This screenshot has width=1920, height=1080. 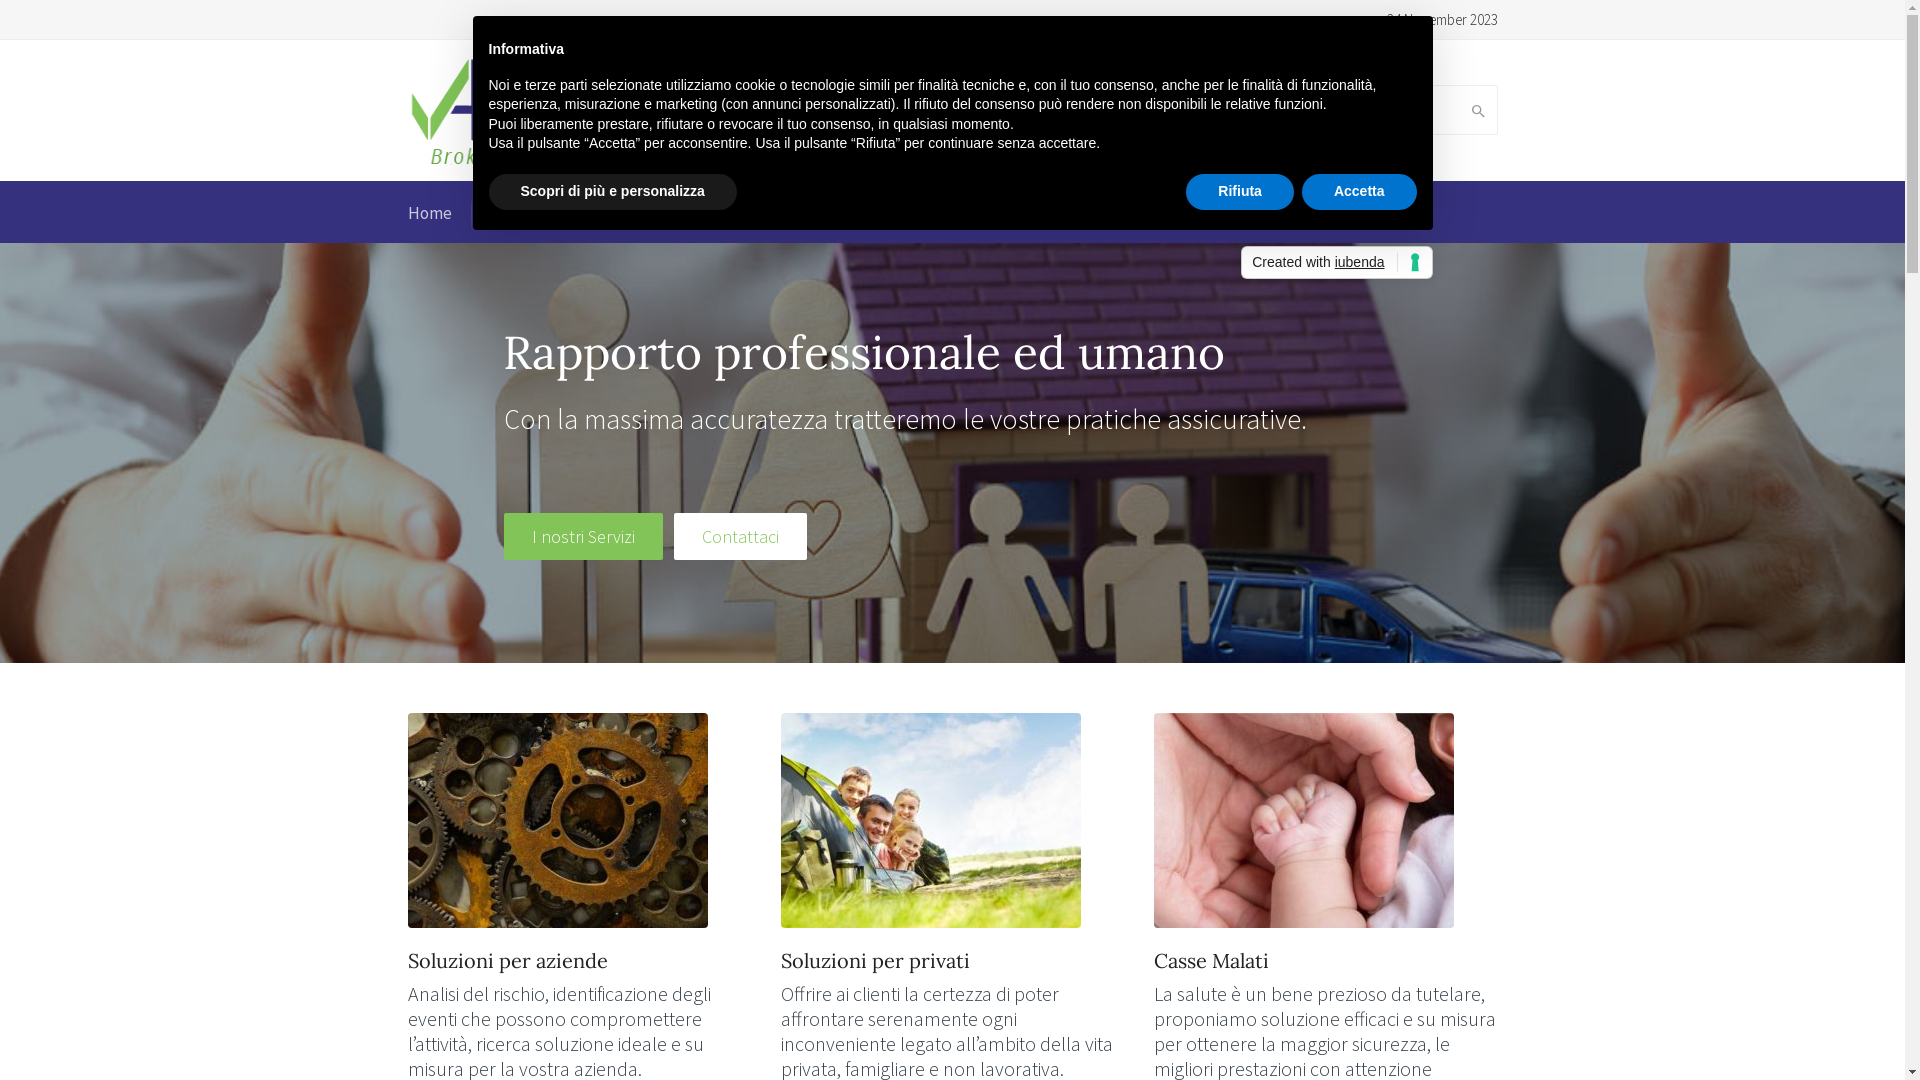 I want to click on 'ABCyber Risk', so click(x=924, y=213).